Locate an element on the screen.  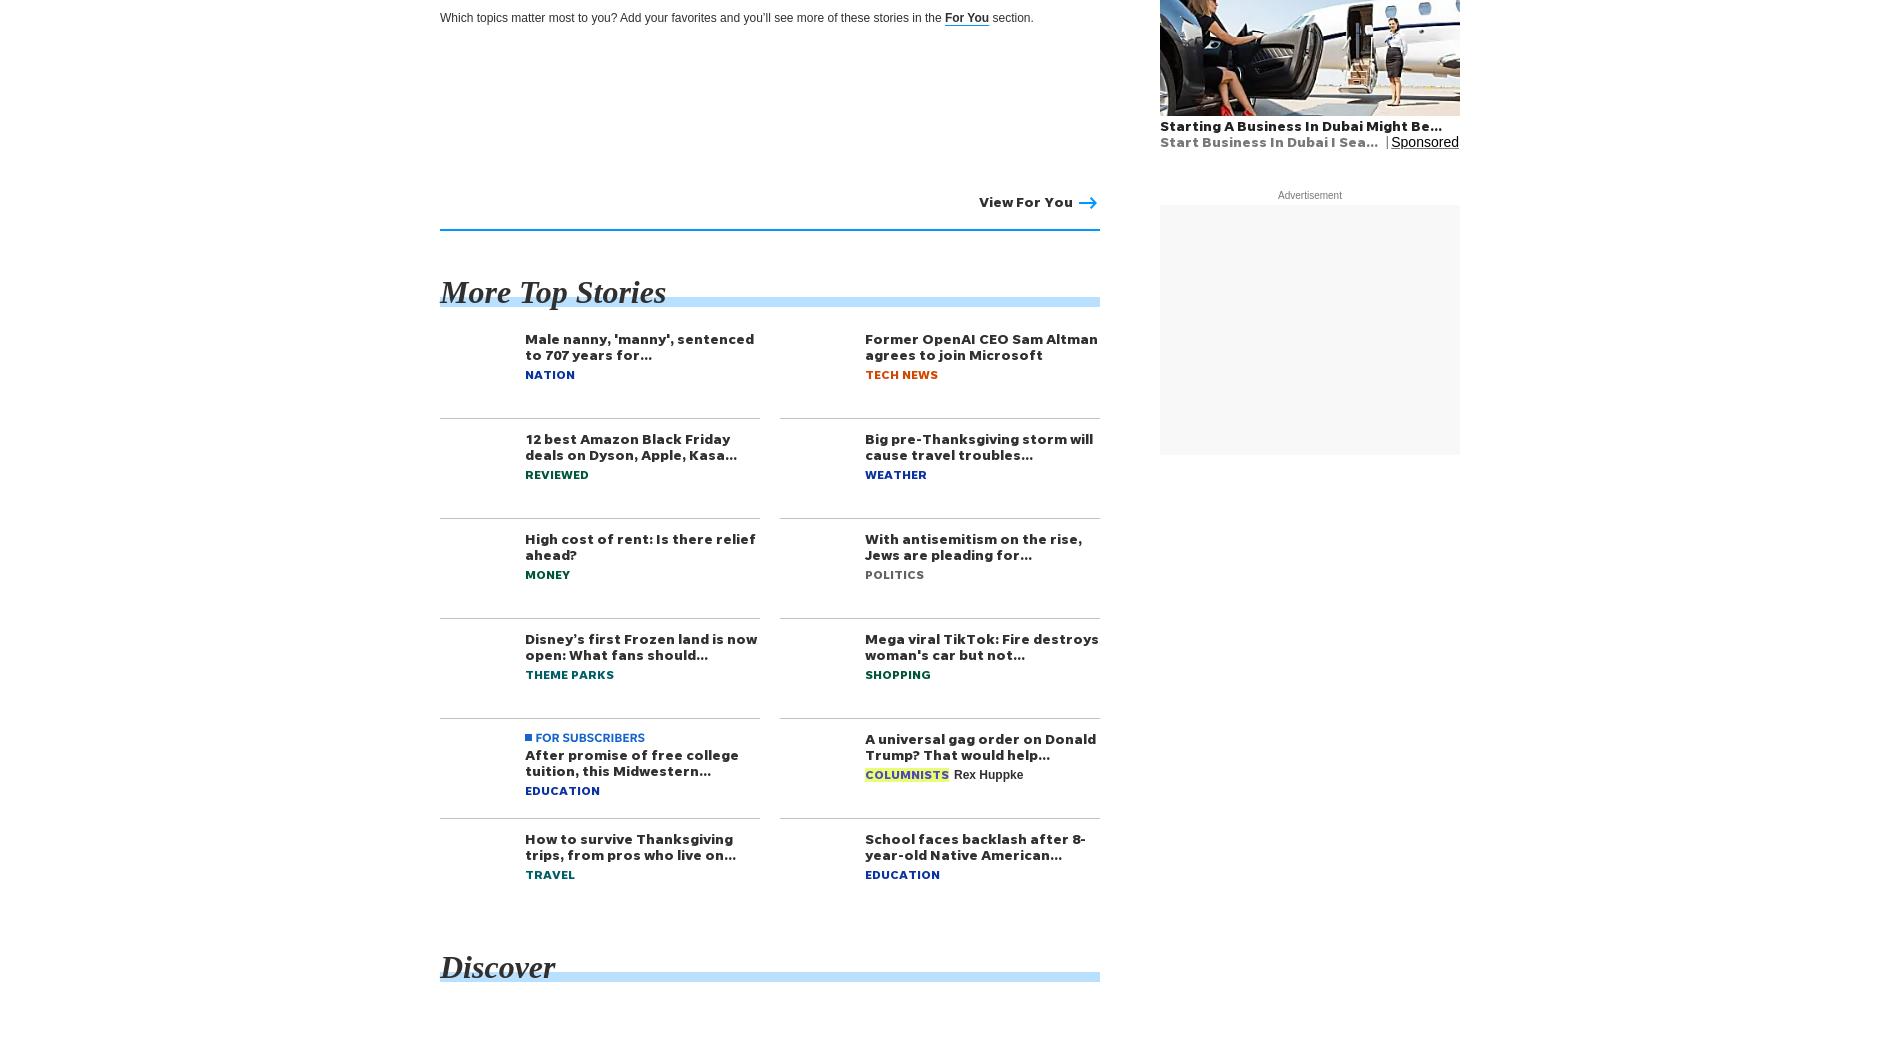
'Male nanny, 'manny', sentenced to 707 years for…' is located at coordinates (639, 345).